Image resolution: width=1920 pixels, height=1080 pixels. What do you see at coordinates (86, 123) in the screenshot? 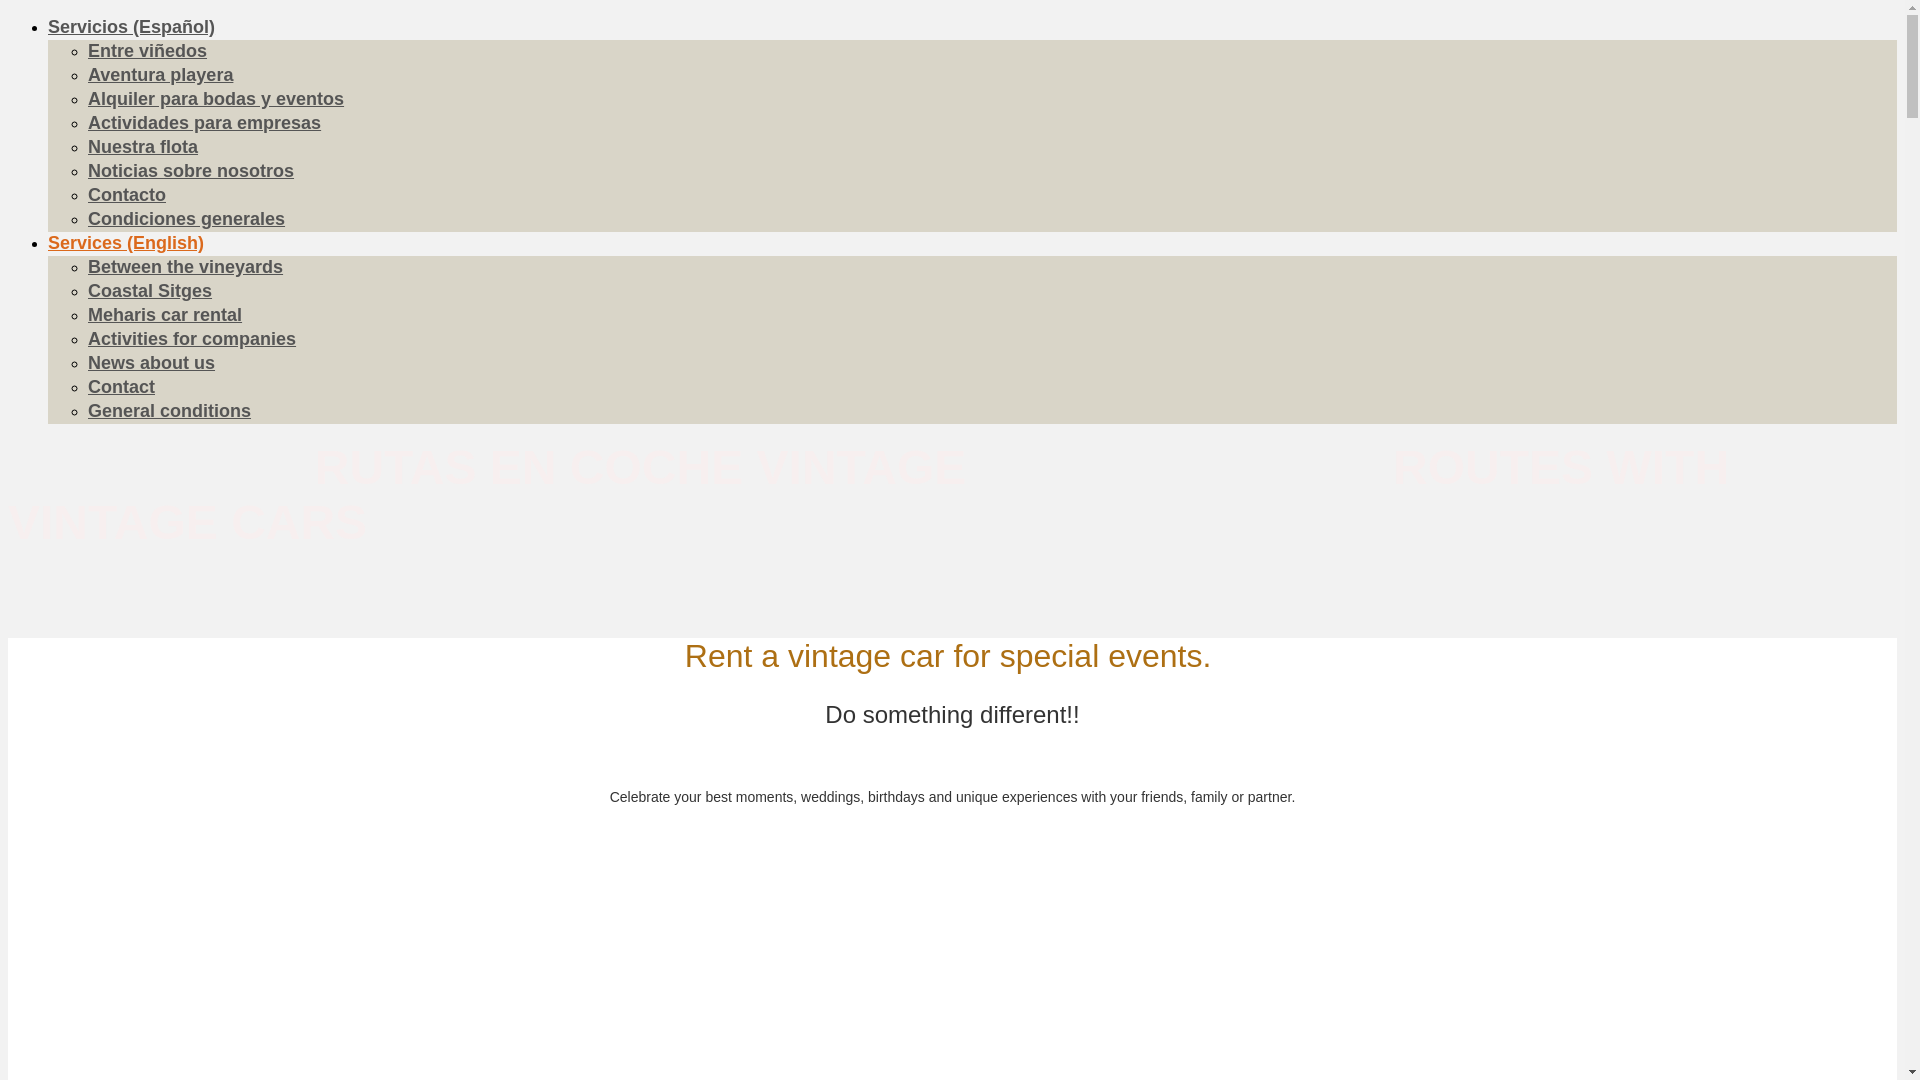
I see `'Actividades para empresas'` at bounding box center [86, 123].